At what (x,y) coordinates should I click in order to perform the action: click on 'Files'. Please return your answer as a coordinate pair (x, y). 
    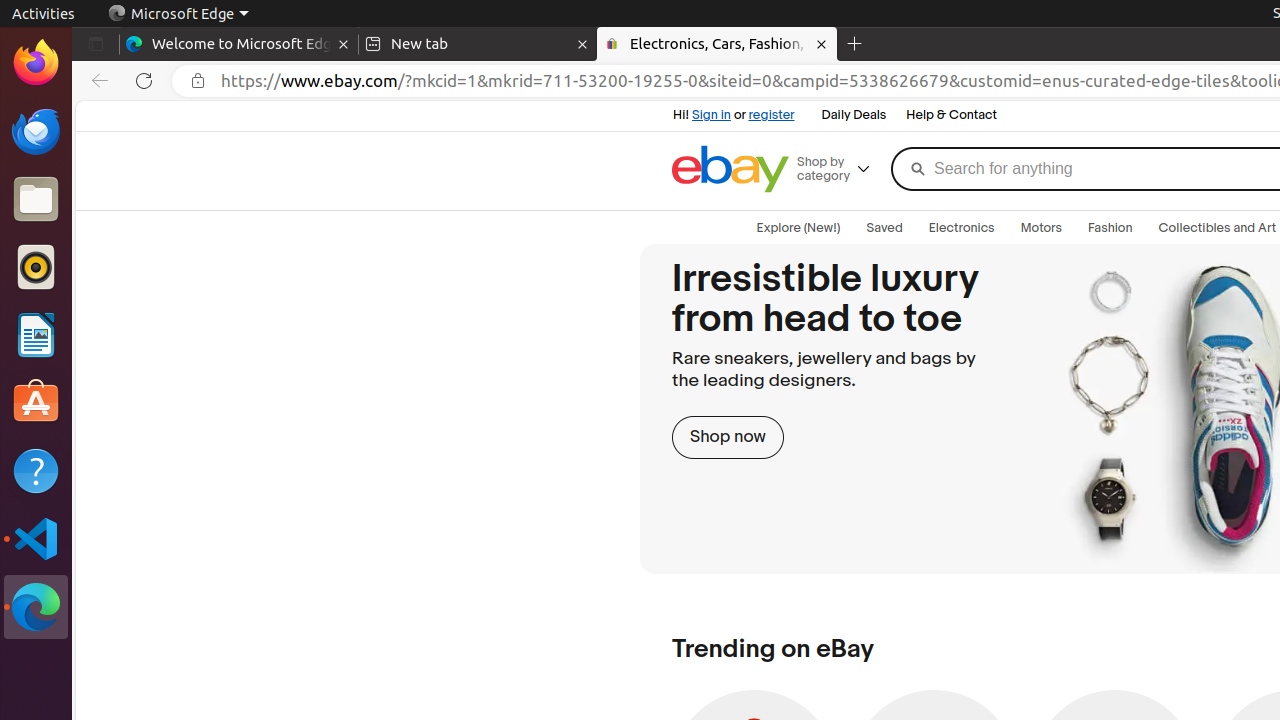
    Looking at the image, I should click on (35, 199).